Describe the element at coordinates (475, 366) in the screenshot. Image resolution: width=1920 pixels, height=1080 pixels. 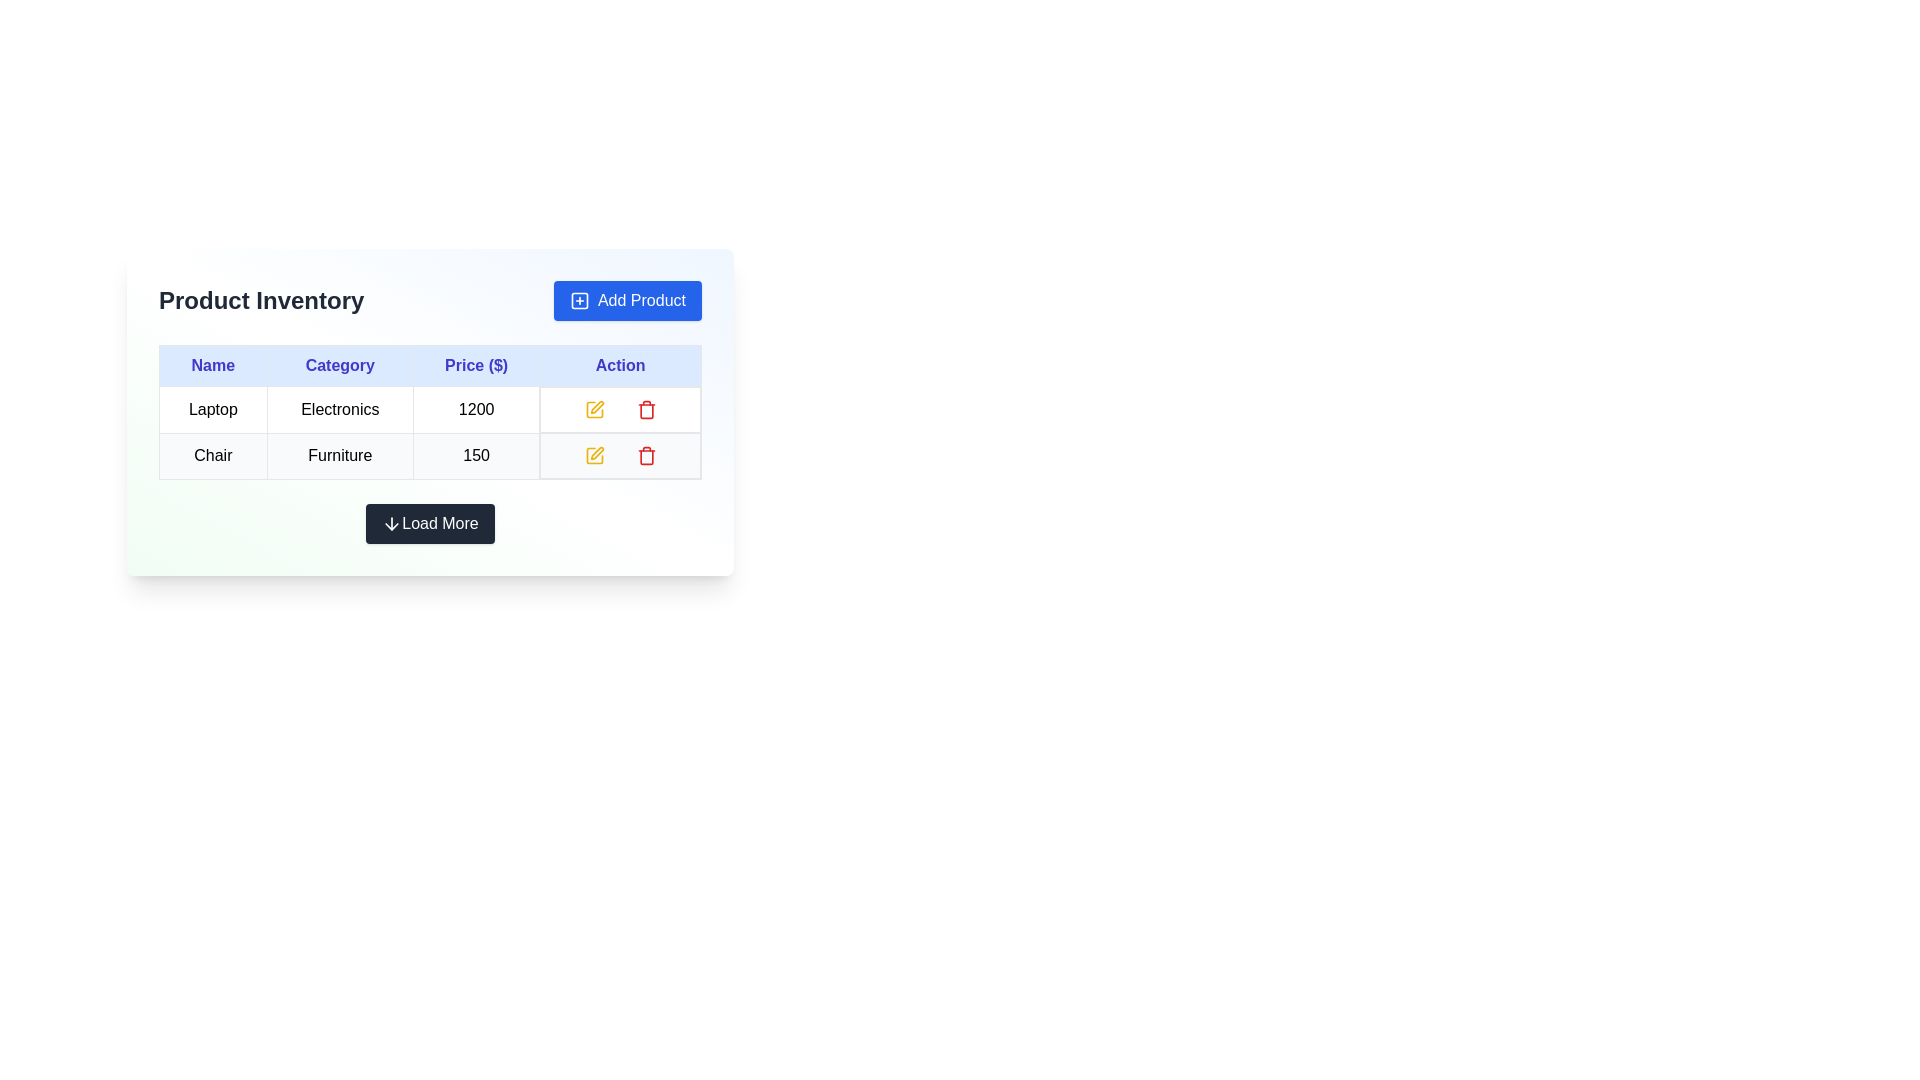
I see `the centered text label that reads 'Price ($)' in the table header row` at that location.